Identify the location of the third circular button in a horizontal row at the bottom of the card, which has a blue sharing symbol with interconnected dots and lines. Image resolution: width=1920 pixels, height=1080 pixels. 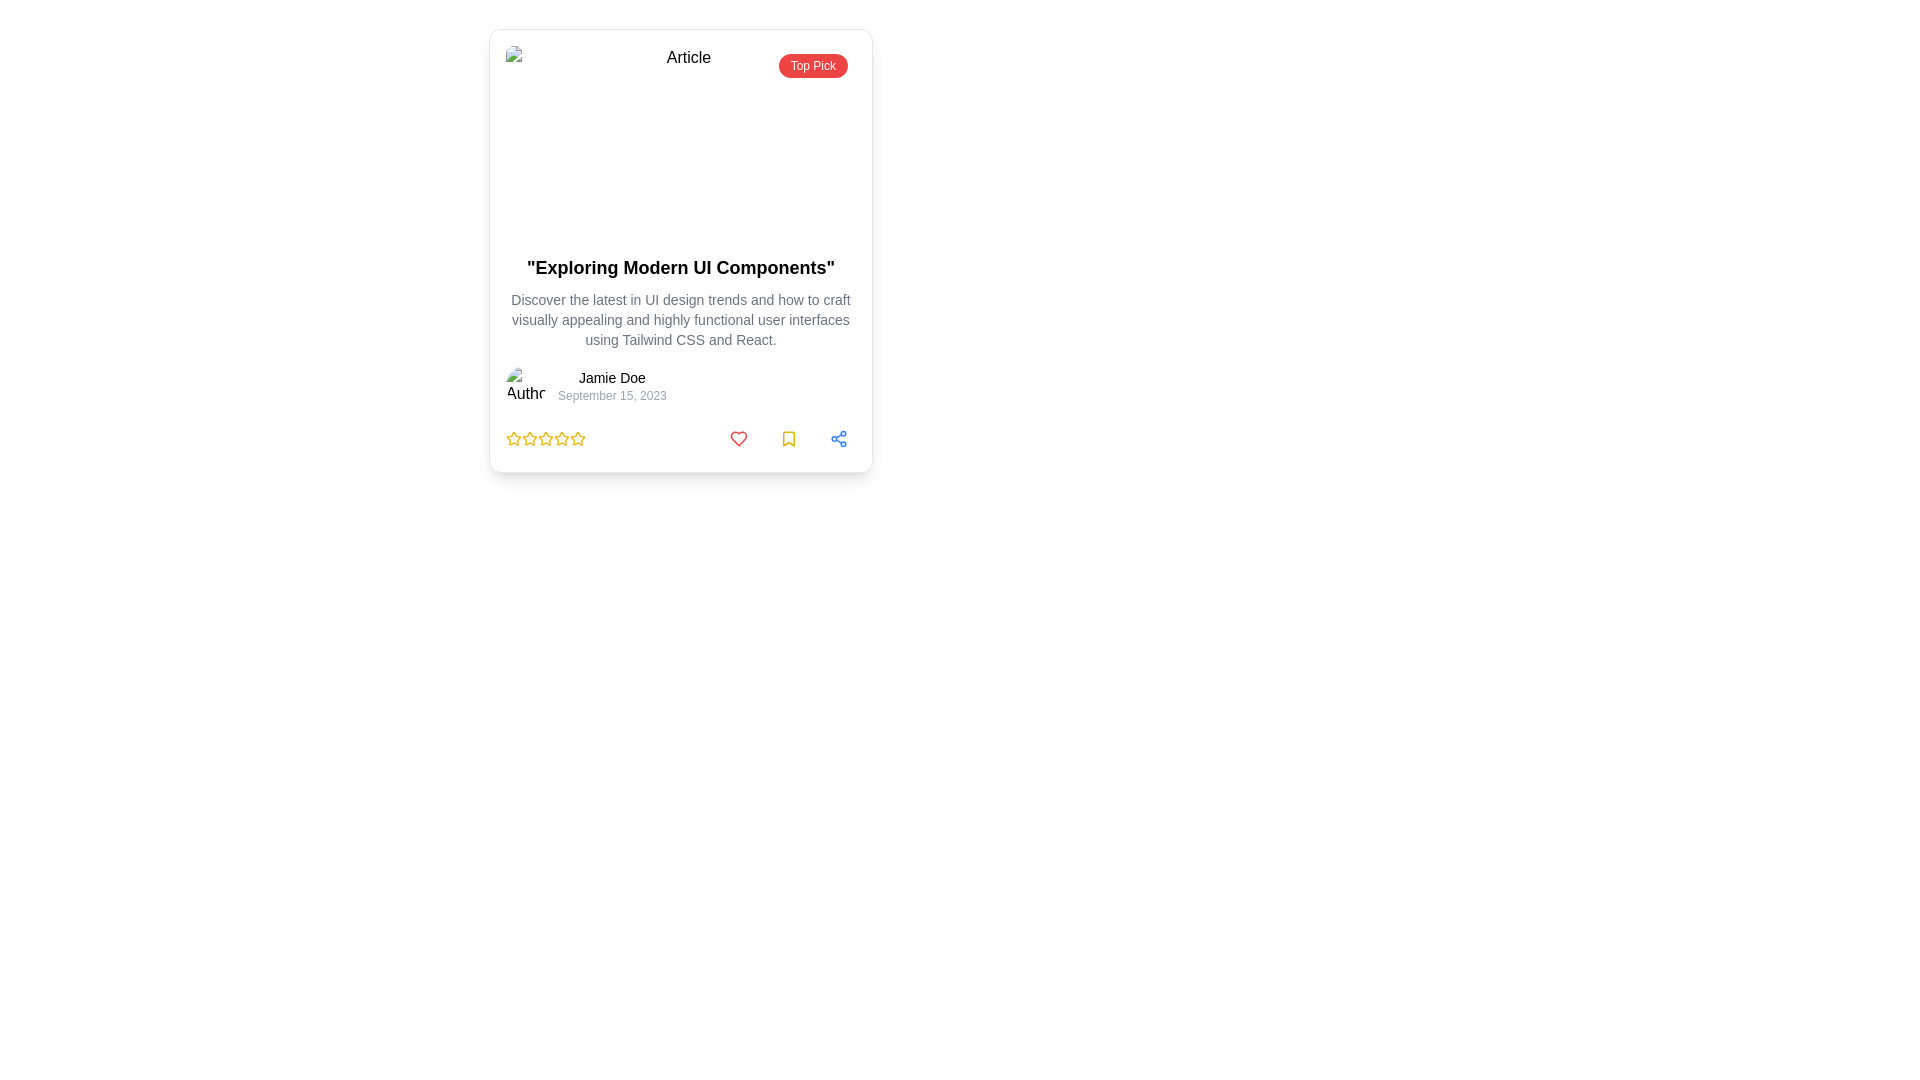
(839, 438).